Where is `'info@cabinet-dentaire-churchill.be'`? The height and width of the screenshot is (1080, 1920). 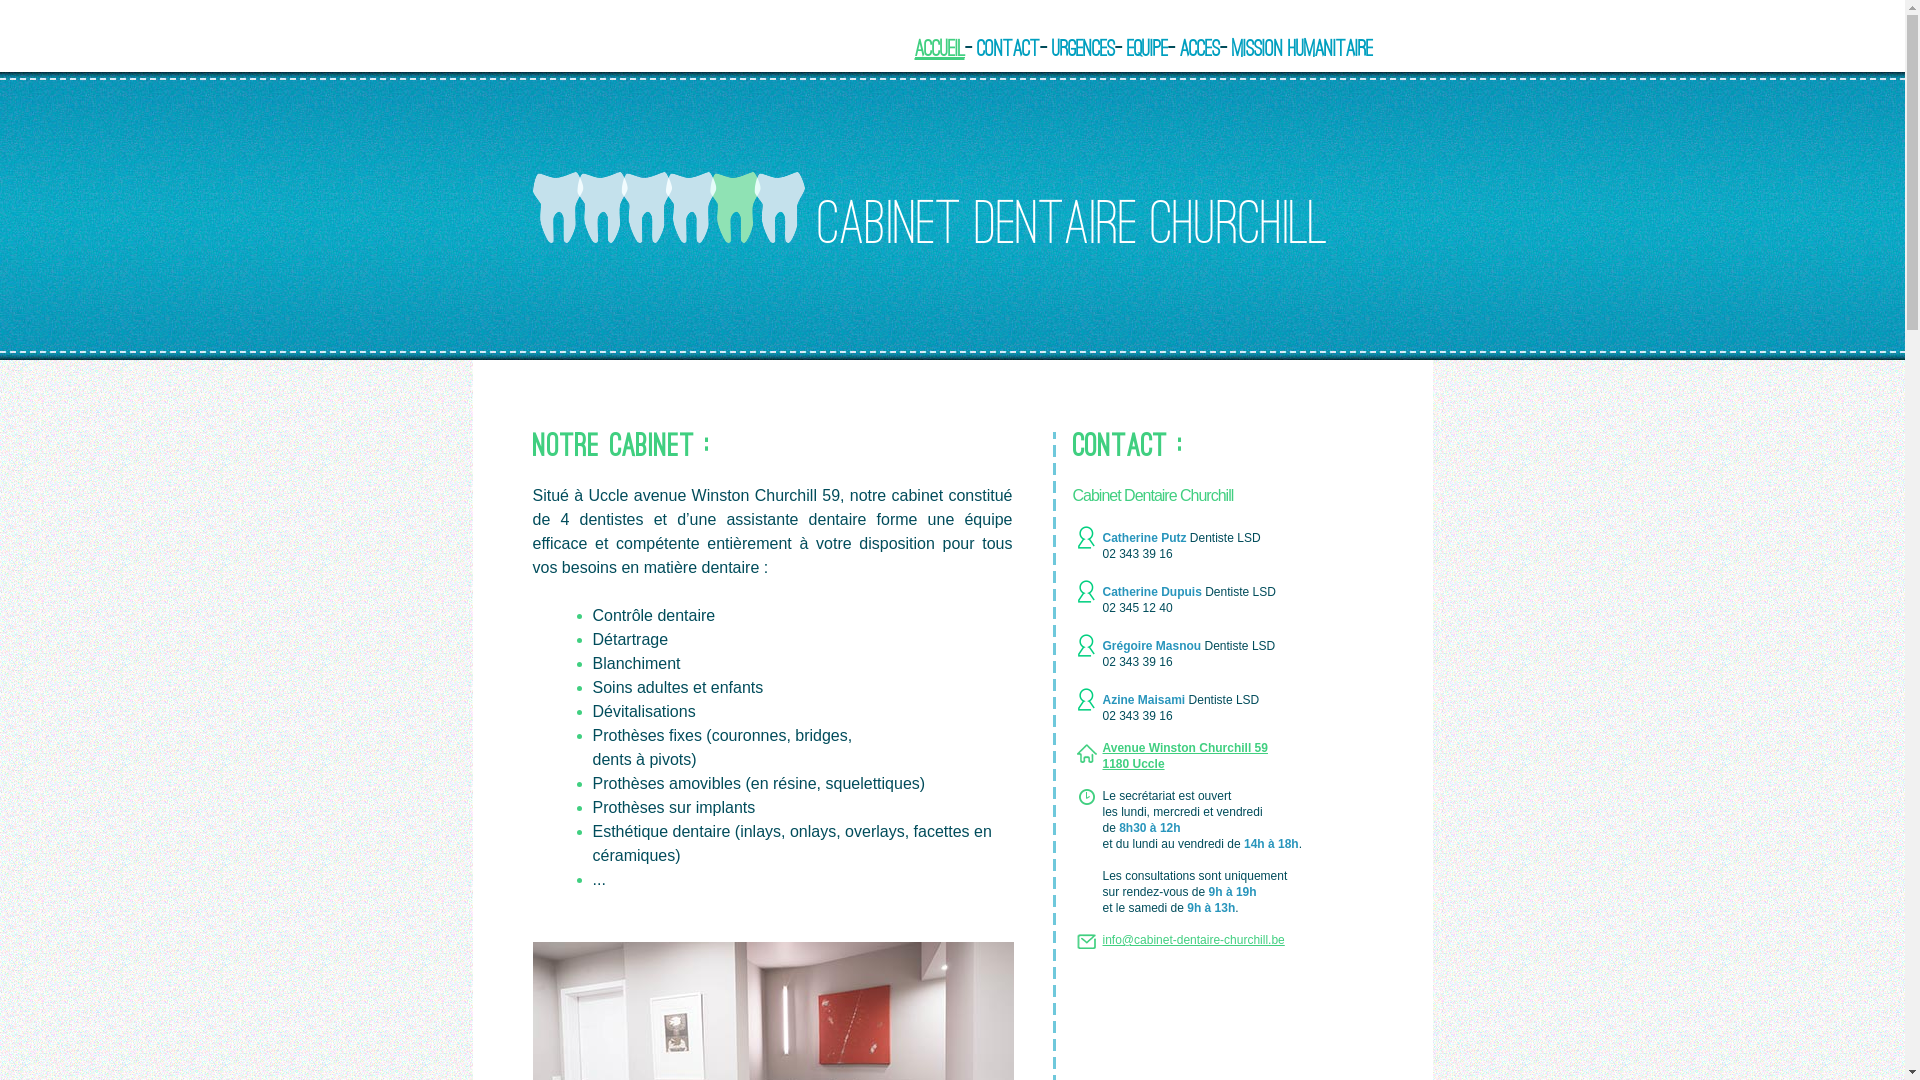
'info@cabinet-dentaire-churchill.be' is located at coordinates (1193, 940).